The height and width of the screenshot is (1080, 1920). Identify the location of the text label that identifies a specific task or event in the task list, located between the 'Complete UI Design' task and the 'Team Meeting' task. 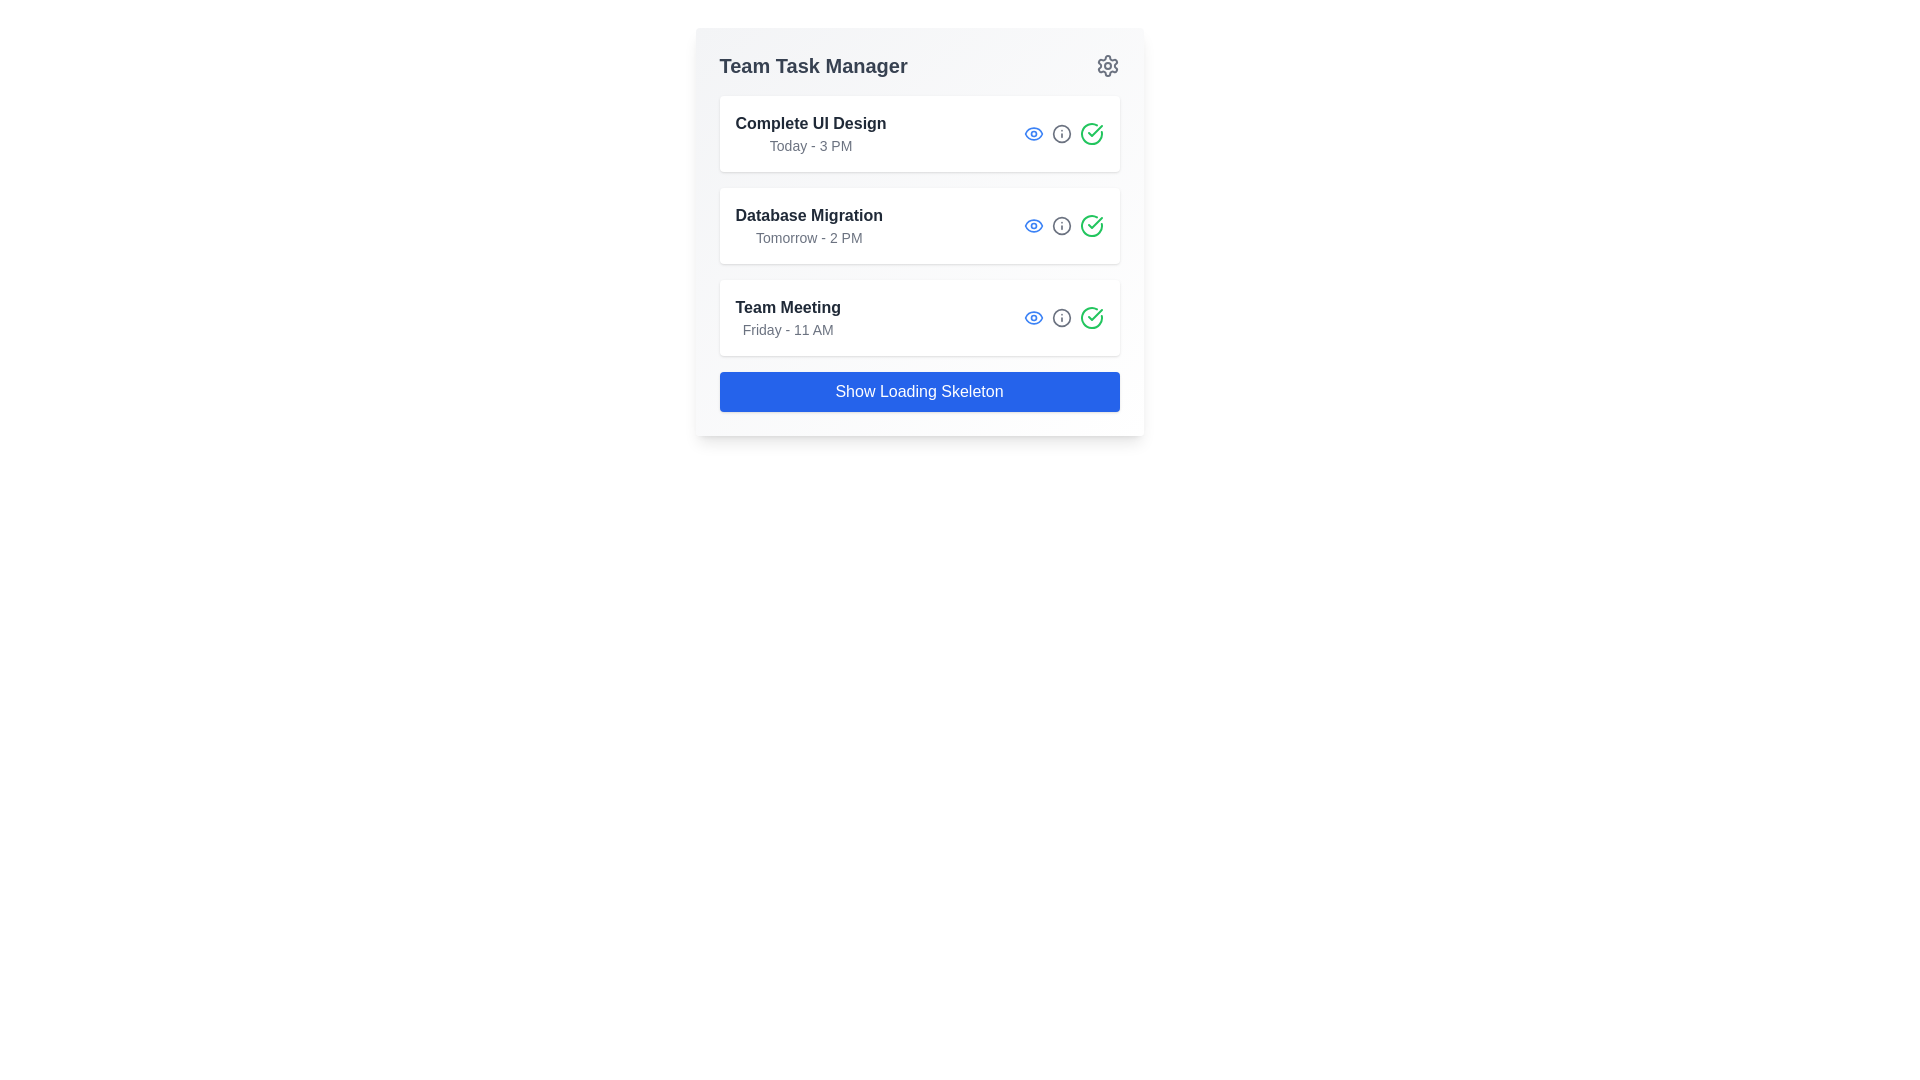
(809, 216).